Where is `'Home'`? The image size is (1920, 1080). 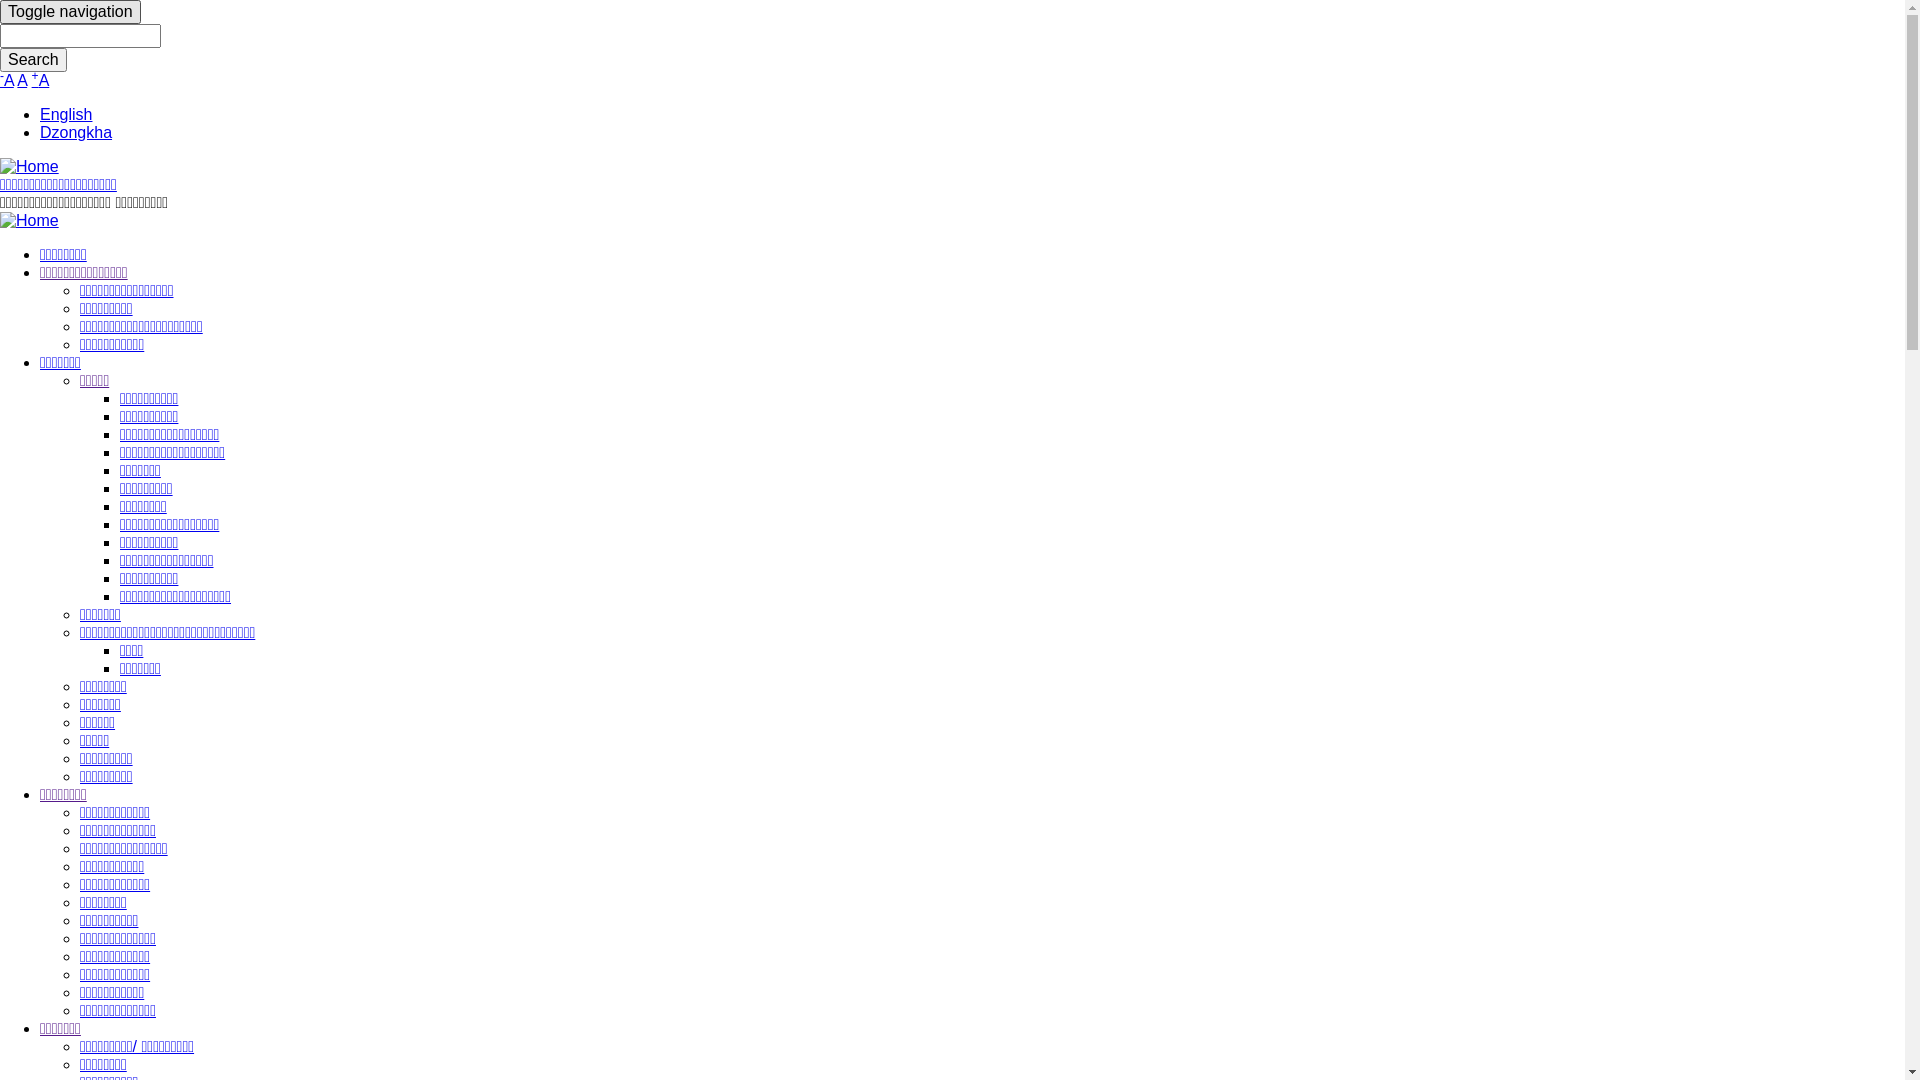 'Home' is located at coordinates (29, 165).